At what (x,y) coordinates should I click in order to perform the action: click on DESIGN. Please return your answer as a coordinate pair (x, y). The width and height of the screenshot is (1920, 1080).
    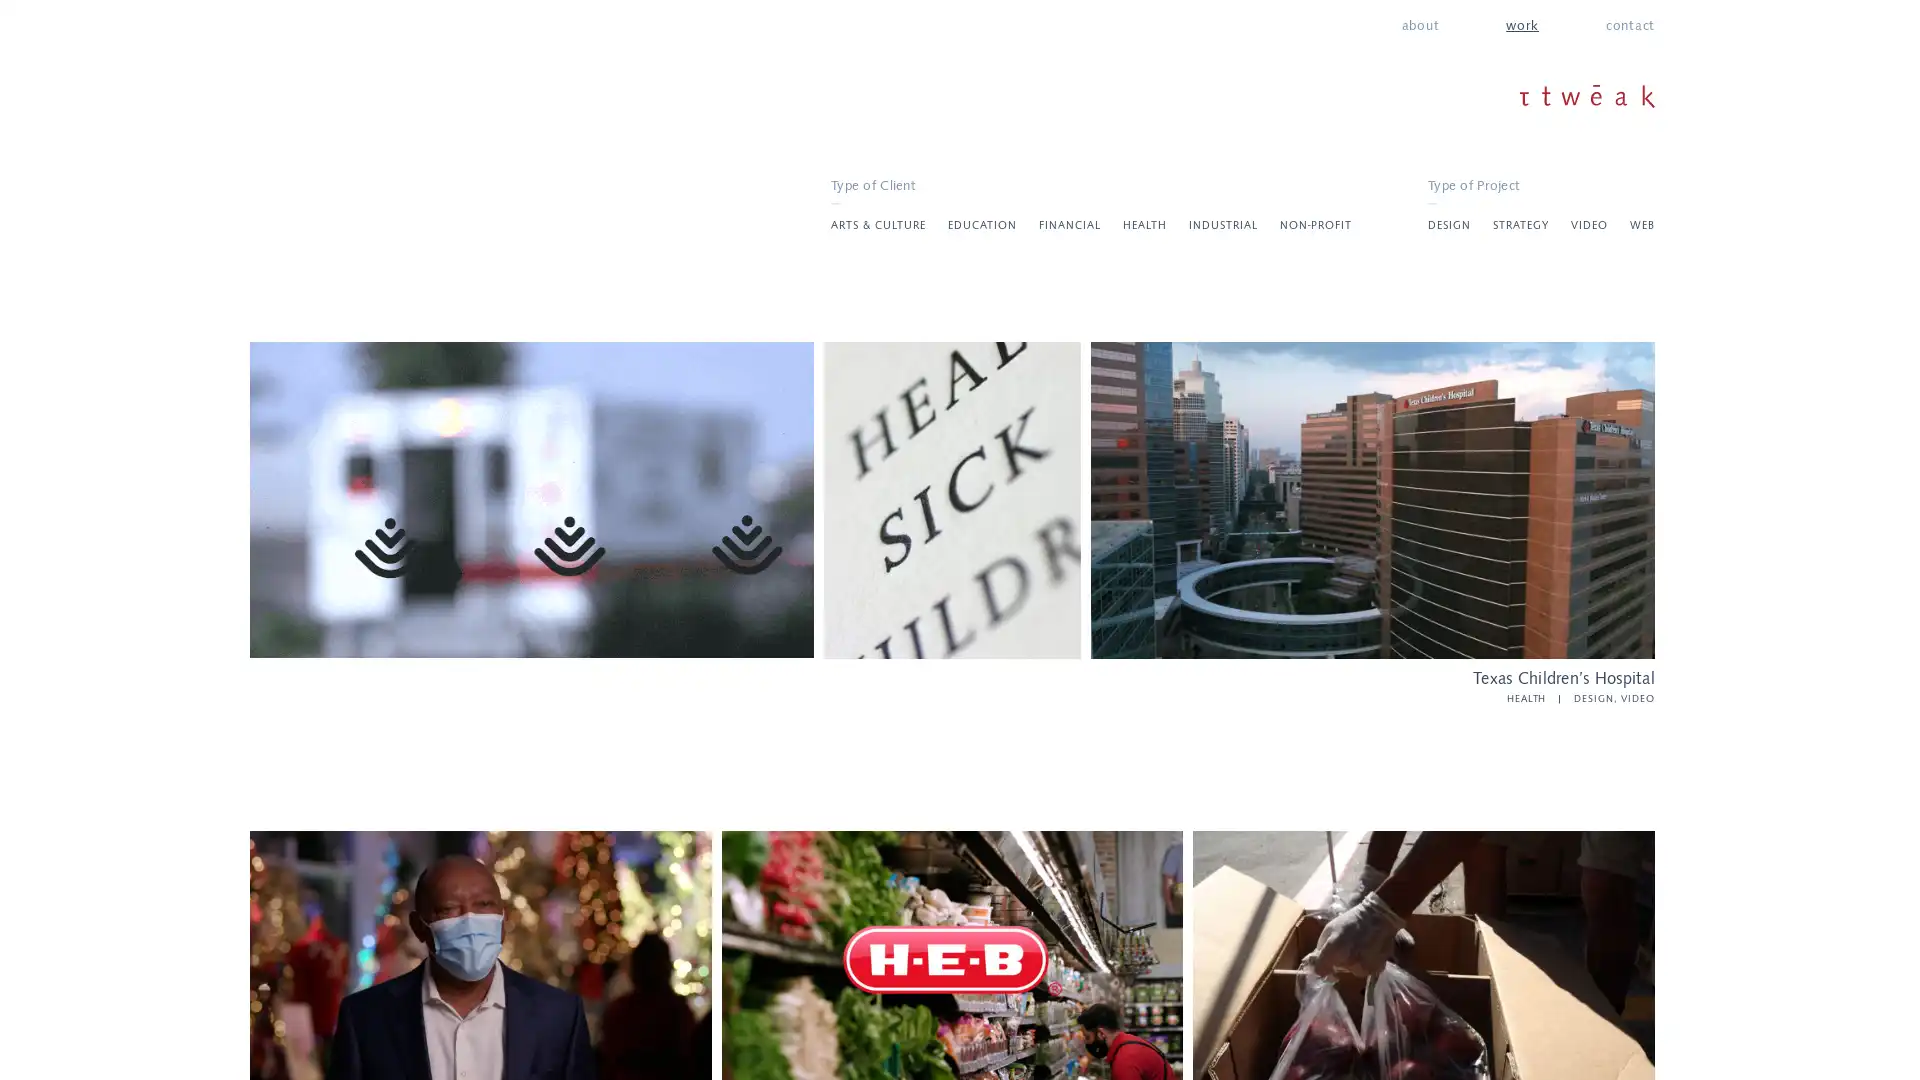
    Looking at the image, I should click on (1449, 225).